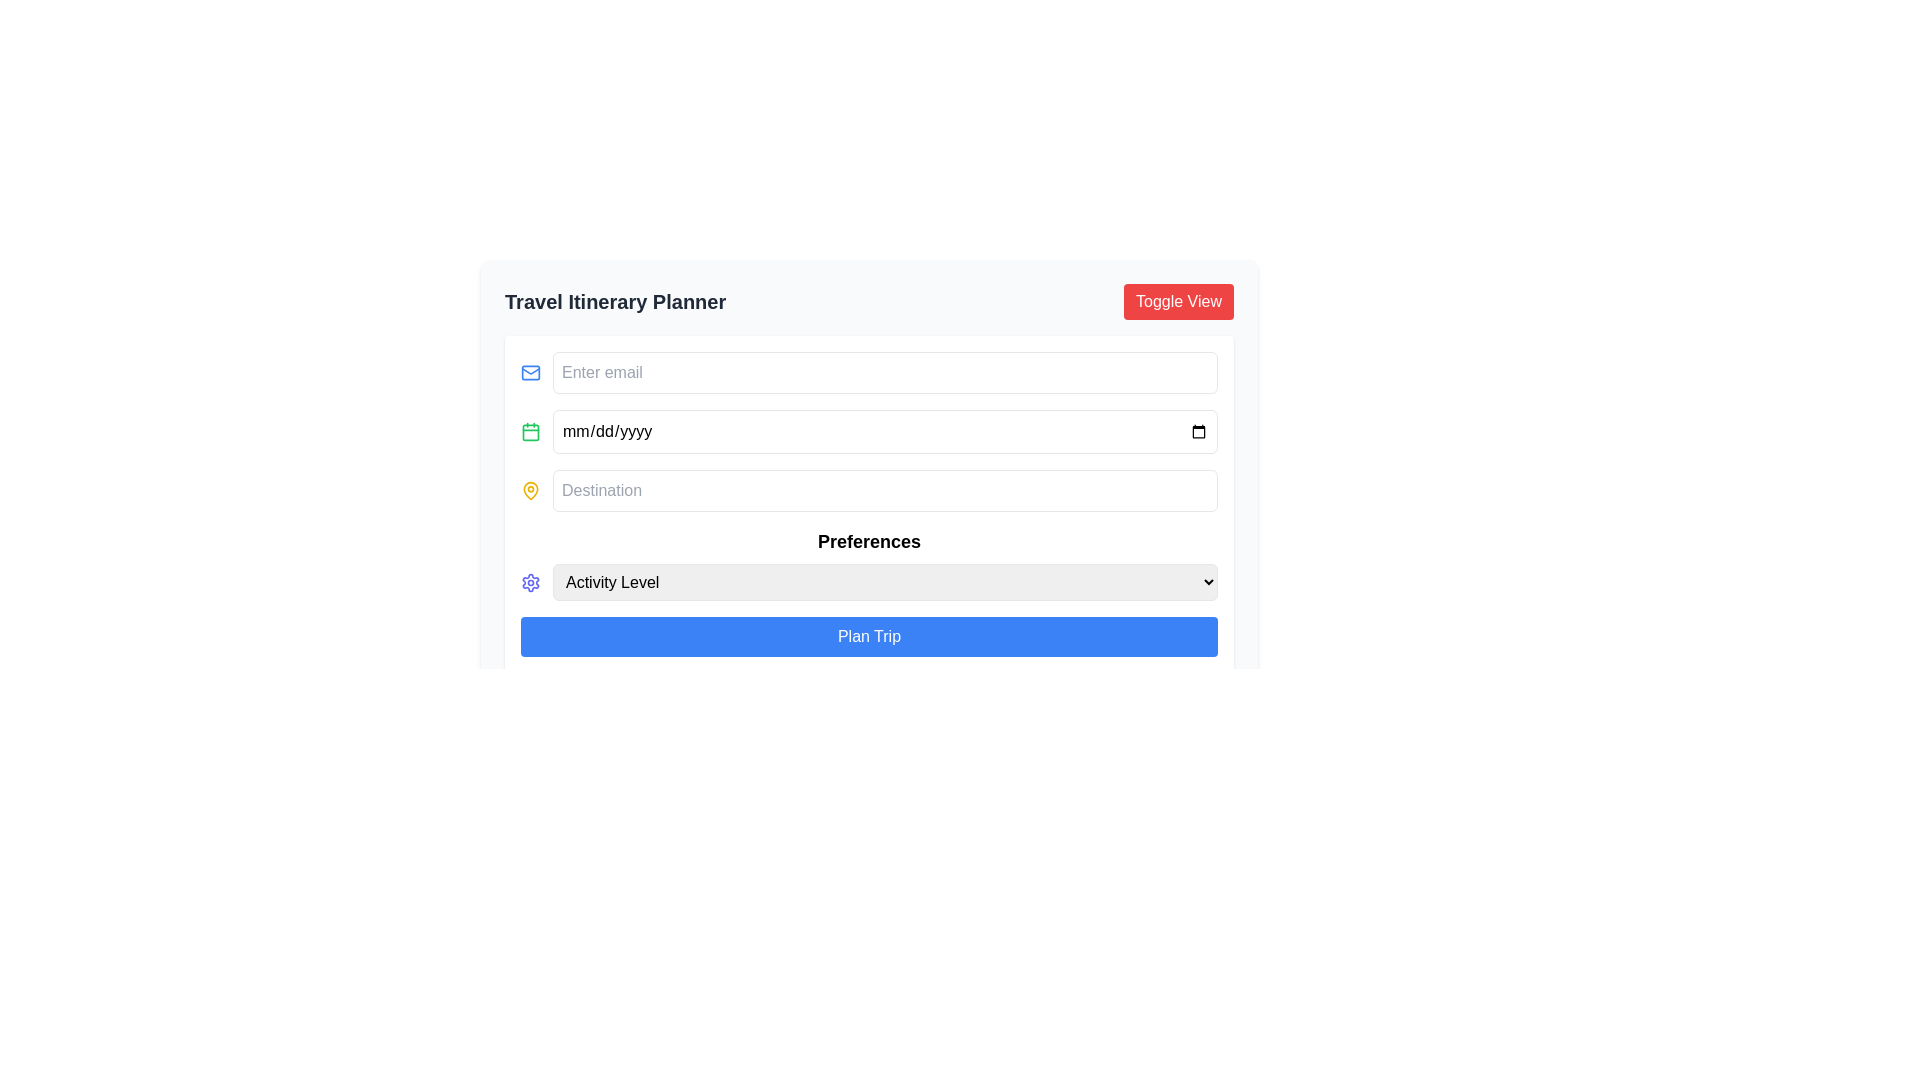 This screenshot has width=1920, height=1080. Describe the element at coordinates (884, 373) in the screenshot. I see `the email input text field located to the right of the blue envelope icon by` at that location.